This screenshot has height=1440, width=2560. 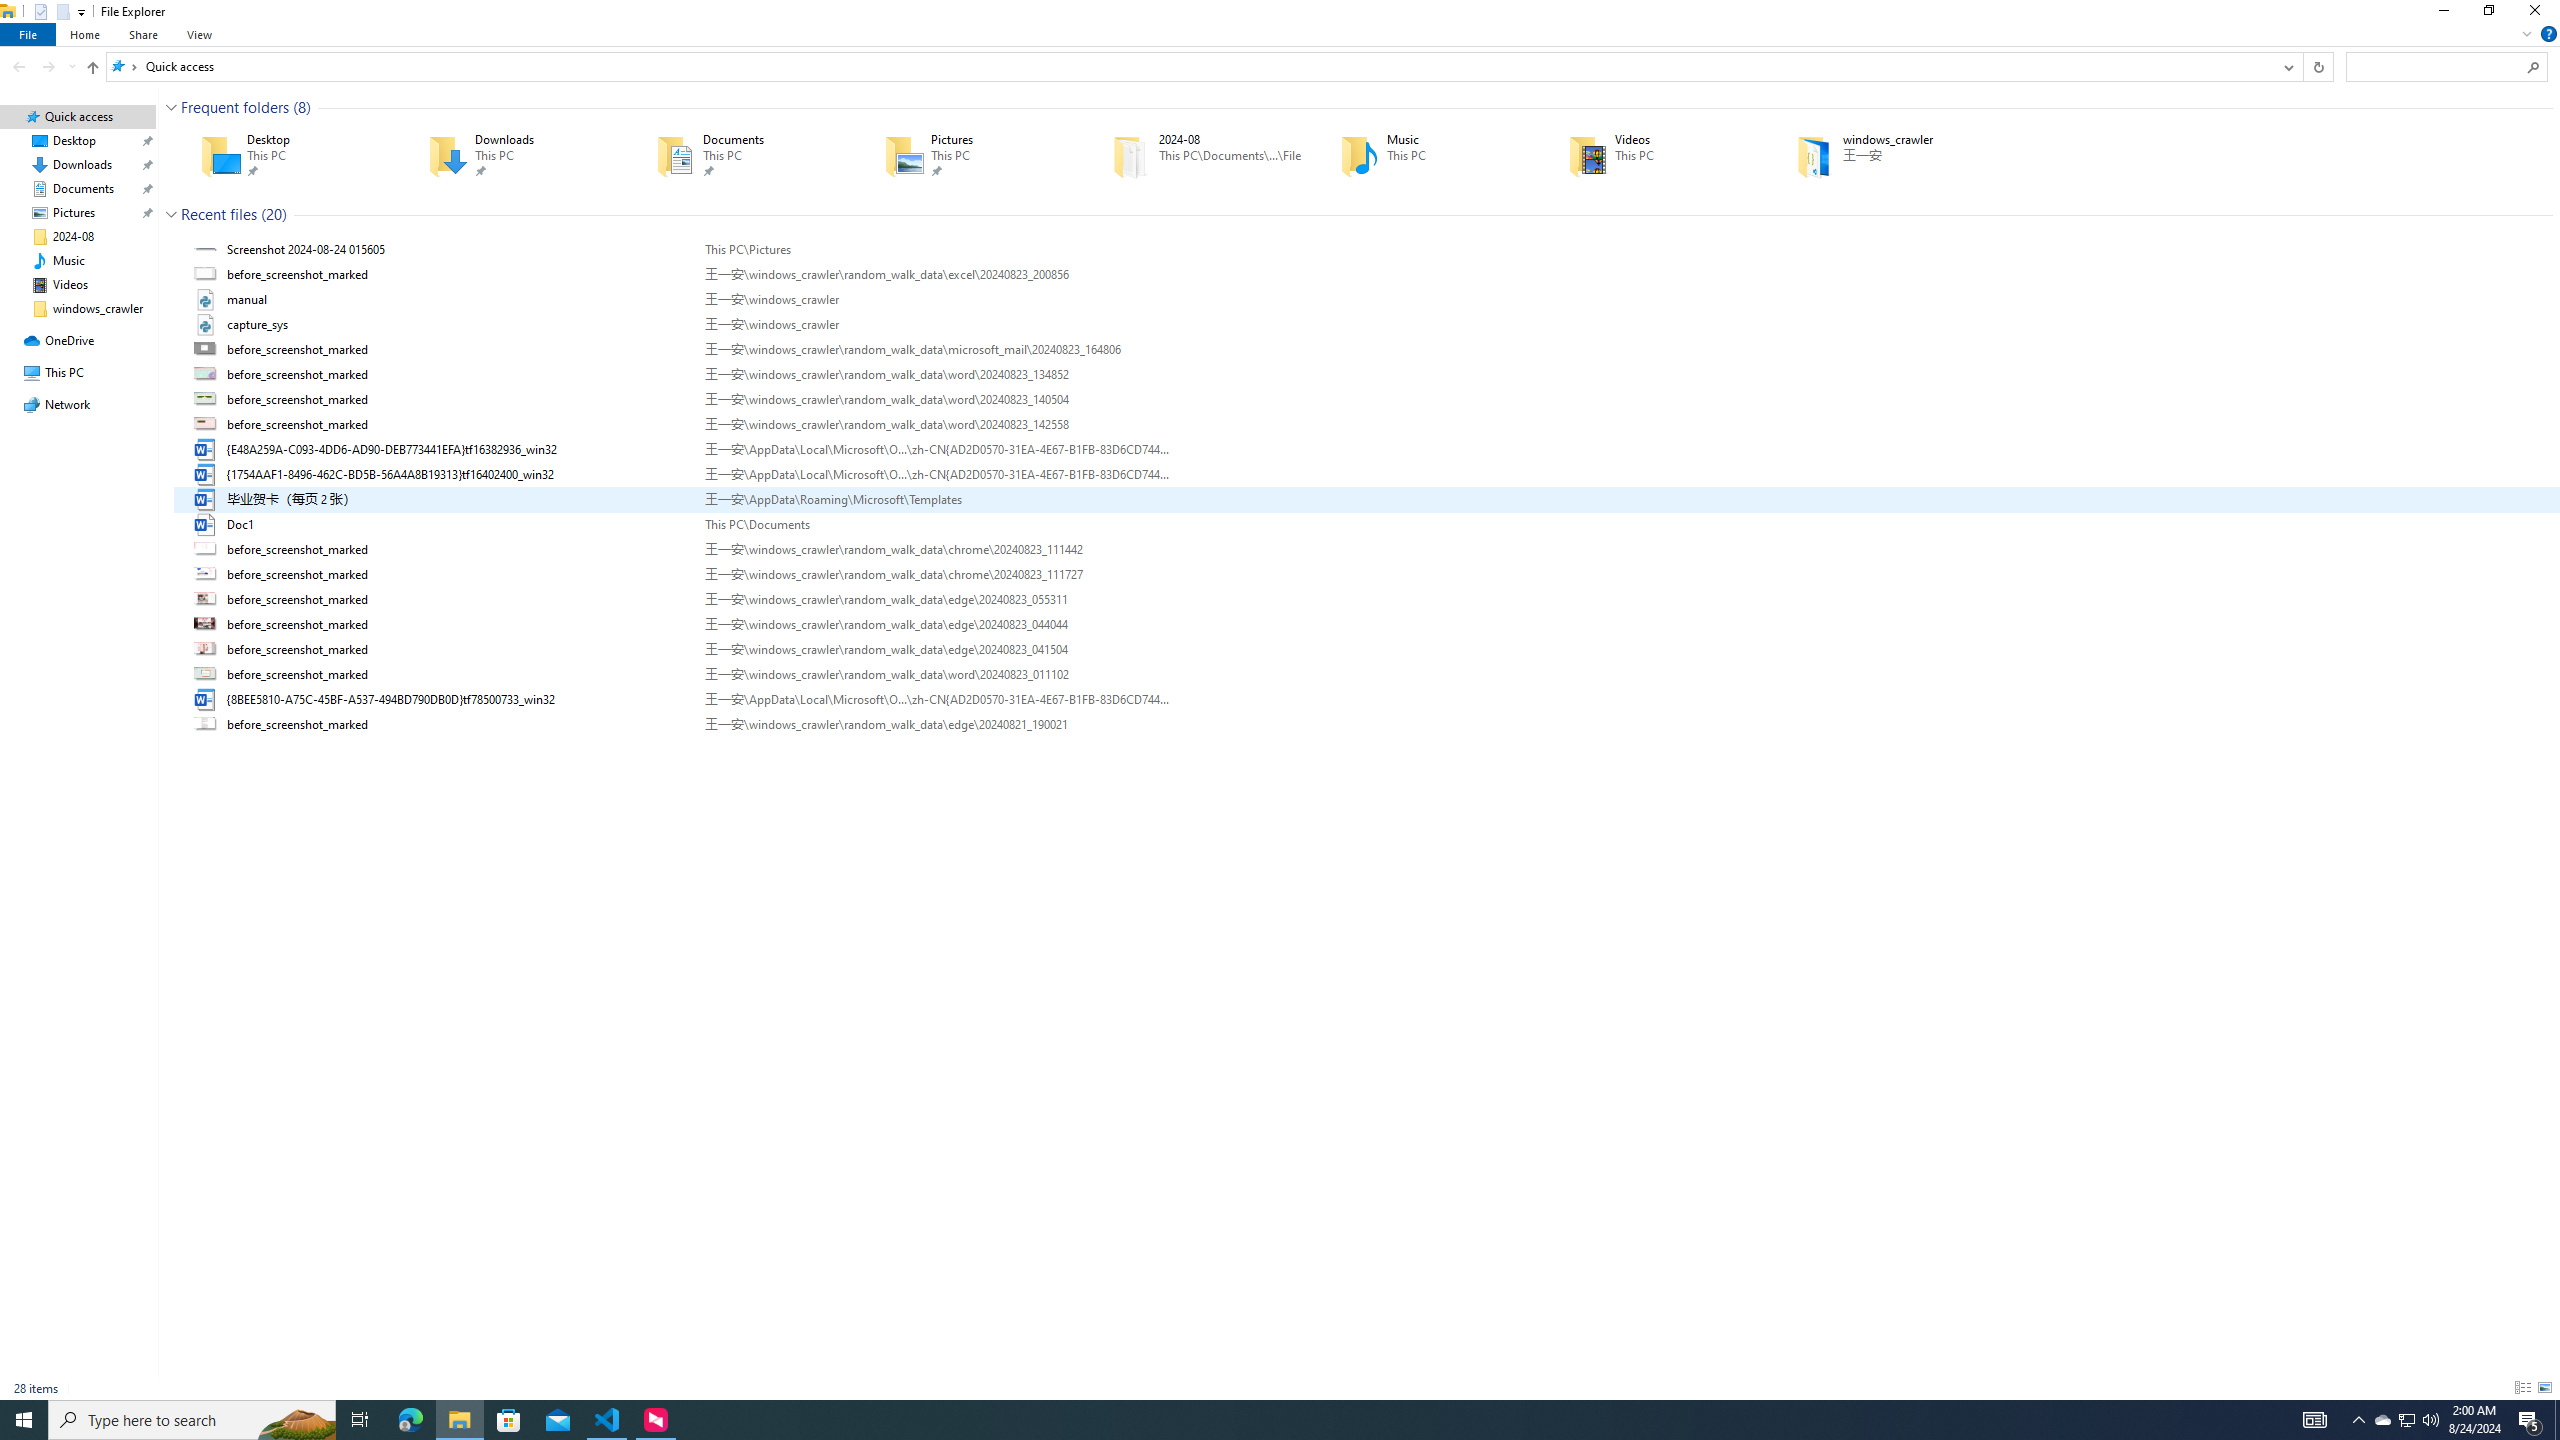 I want to click on 'windows_crawler', so click(x=1880, y=154).